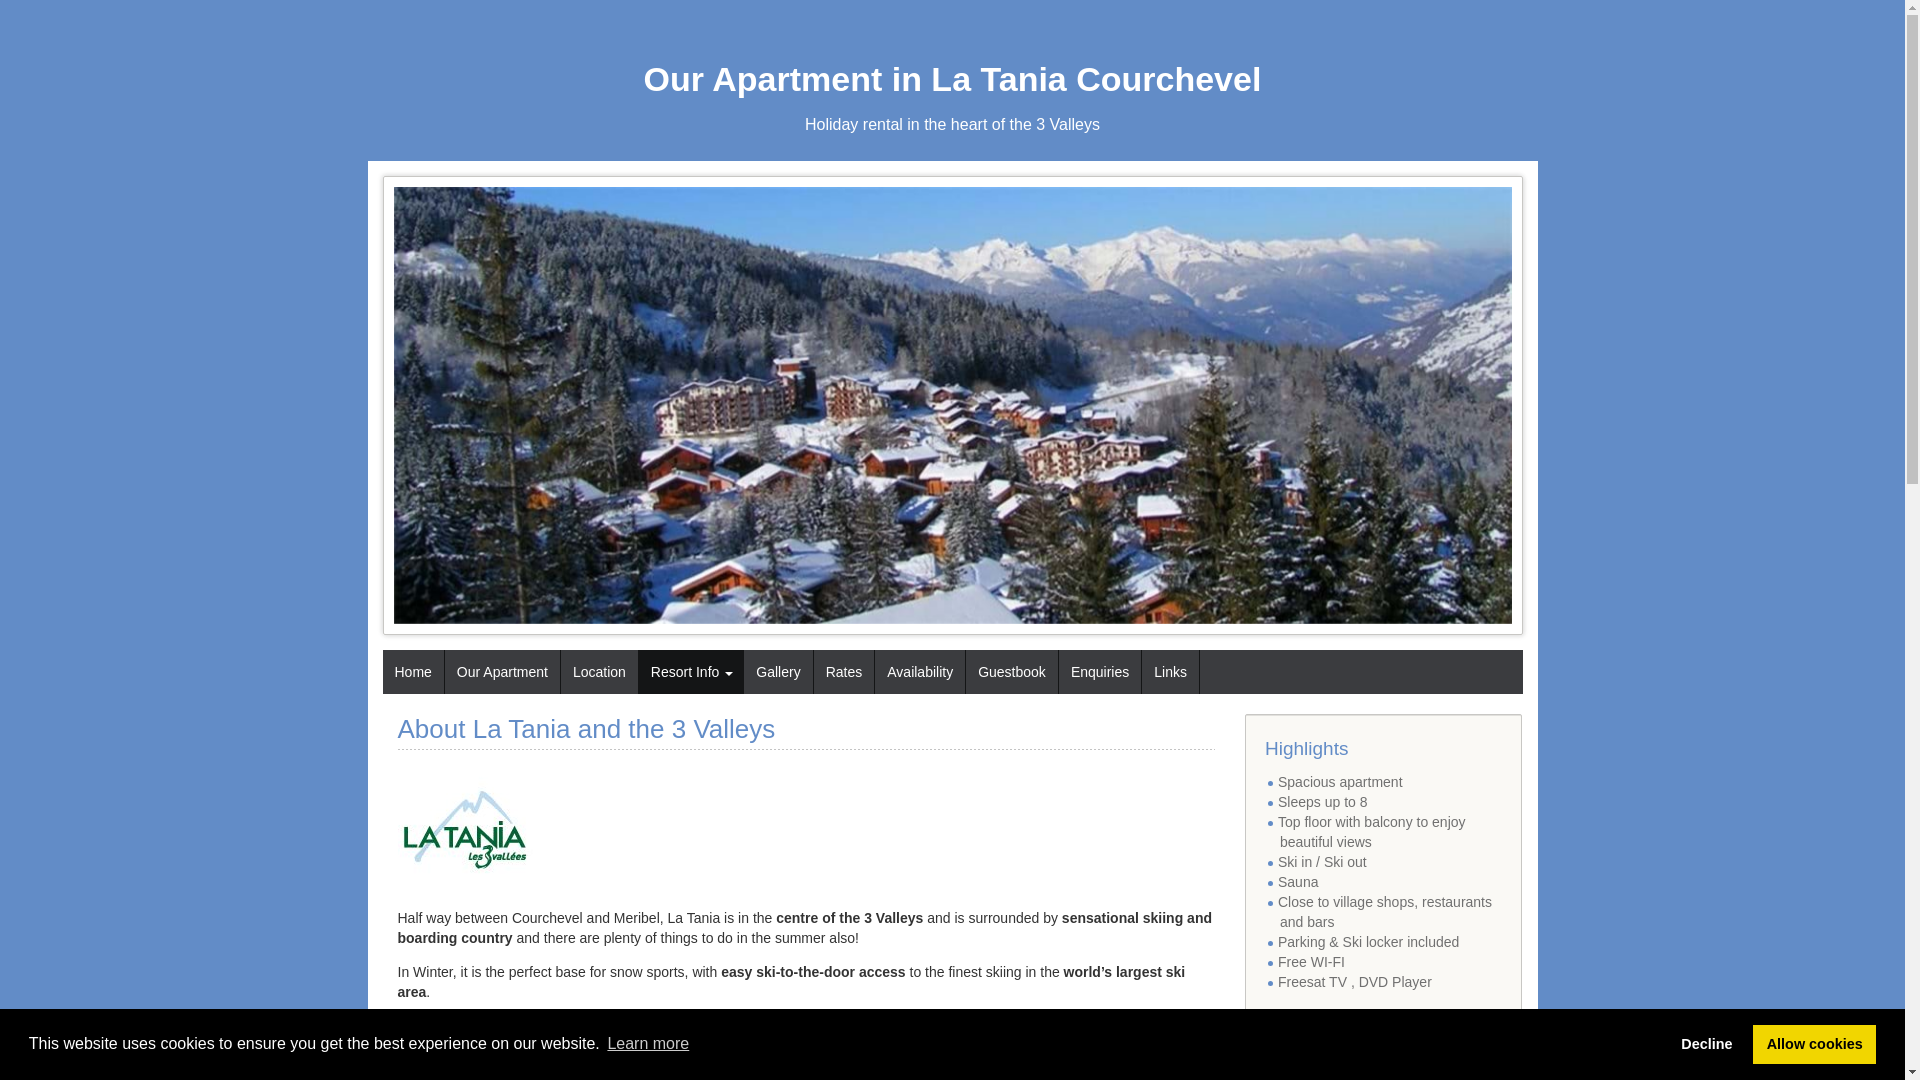 This screenshot has height=1080, width=1920. I want to click on 'Rates', so click(844, 671).